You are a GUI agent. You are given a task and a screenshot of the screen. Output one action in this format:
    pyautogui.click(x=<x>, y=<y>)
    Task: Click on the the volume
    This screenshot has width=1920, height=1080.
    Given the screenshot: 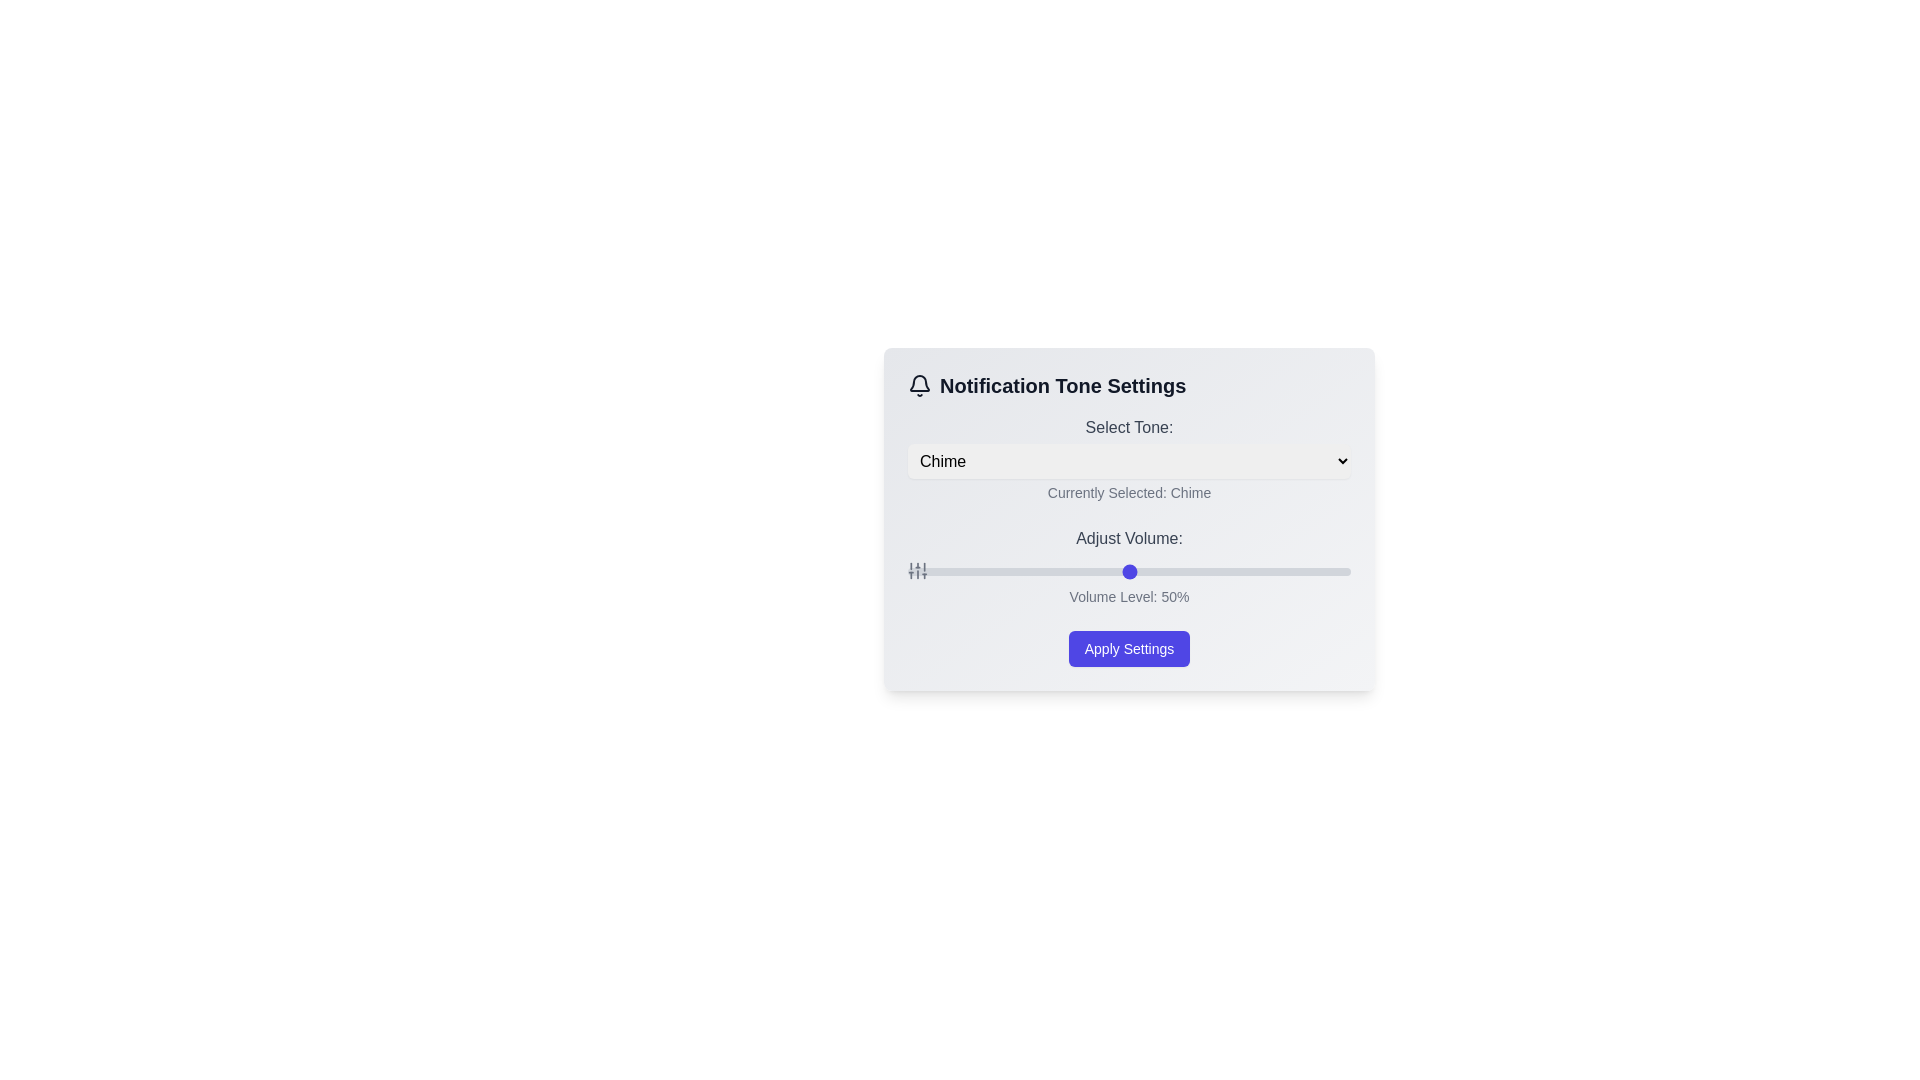 What is the action you would take?
    pyautogui.click(x=1328, y=571)
    